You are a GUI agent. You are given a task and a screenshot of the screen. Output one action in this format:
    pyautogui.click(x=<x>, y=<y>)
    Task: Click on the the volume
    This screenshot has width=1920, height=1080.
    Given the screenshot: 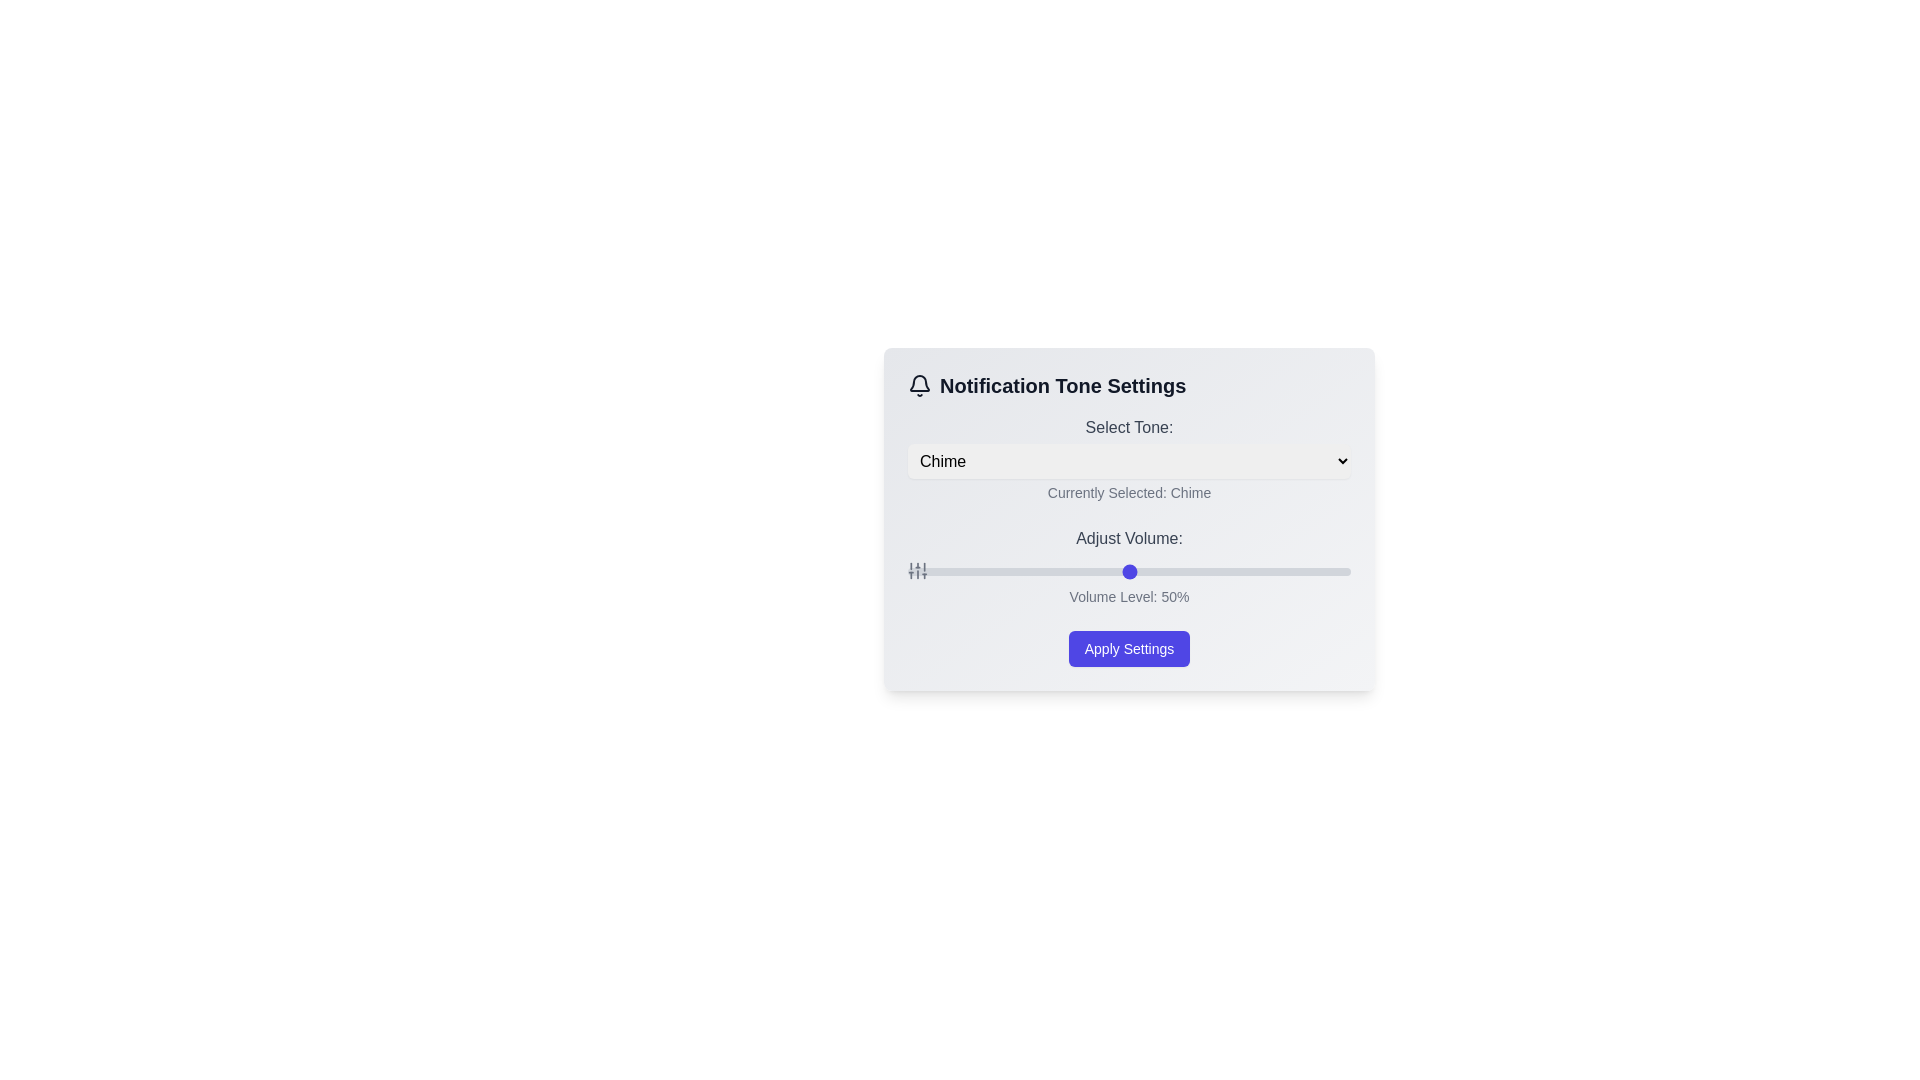 What is the action you would take?
    pyautogui.click(x=1328, y=571)
    